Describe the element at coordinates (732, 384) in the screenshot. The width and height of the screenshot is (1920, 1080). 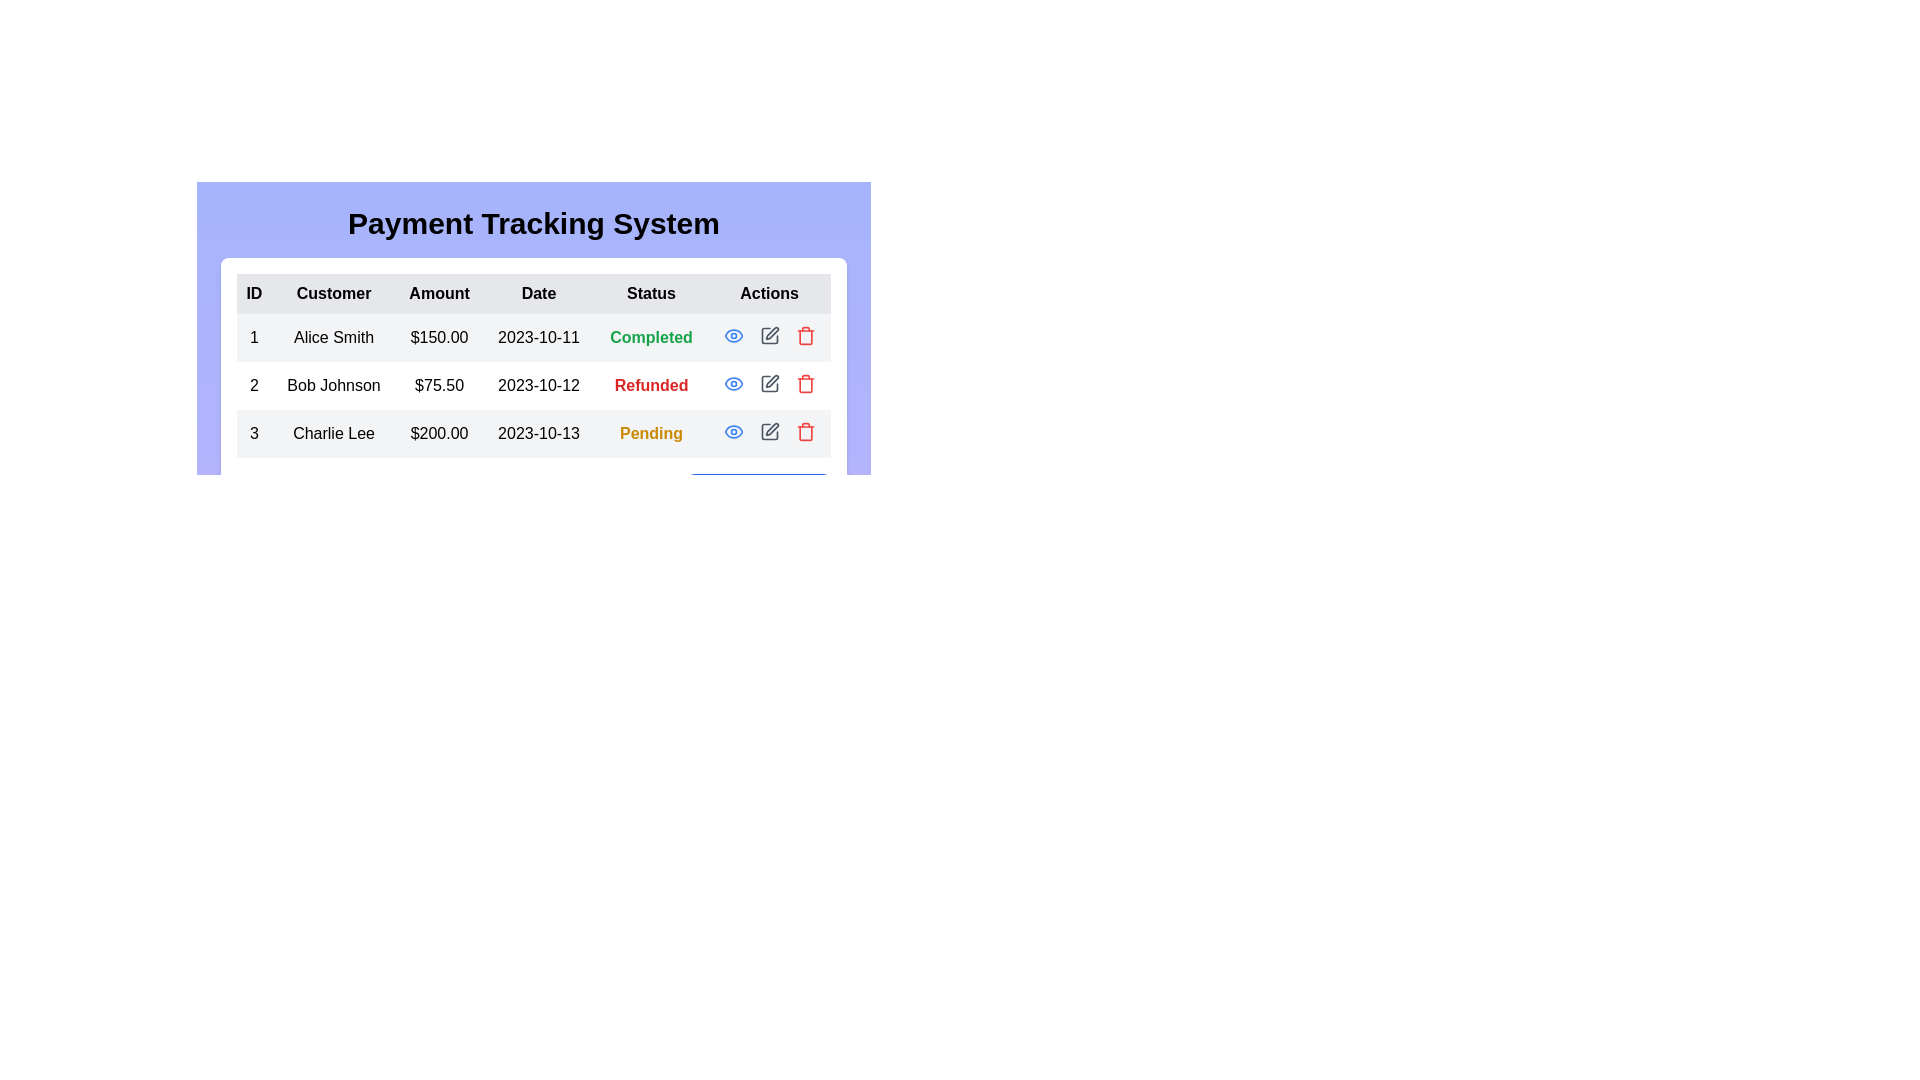
I see `the blue eye icon button in the 'Actions' column of the table` at that location.